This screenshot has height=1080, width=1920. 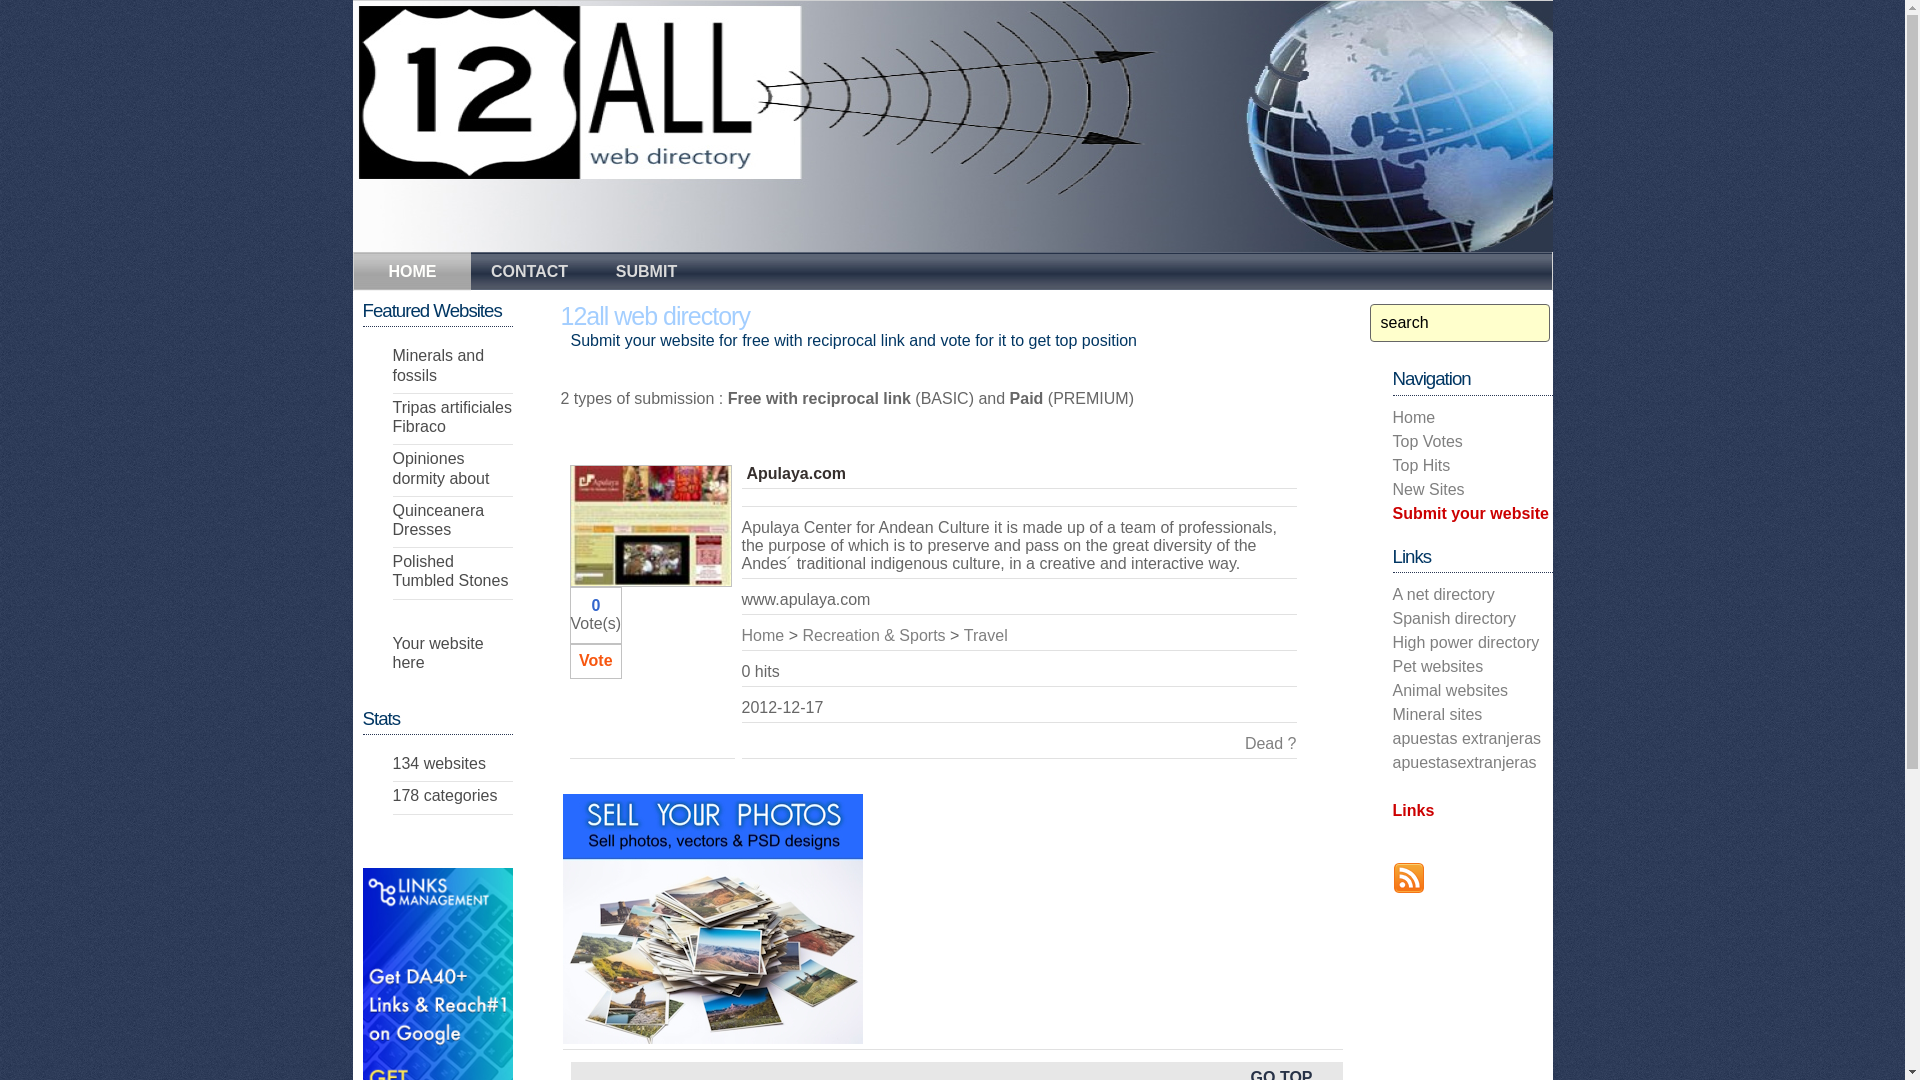 I want to click on 'SUBMIT', so click(x=646, y=268).